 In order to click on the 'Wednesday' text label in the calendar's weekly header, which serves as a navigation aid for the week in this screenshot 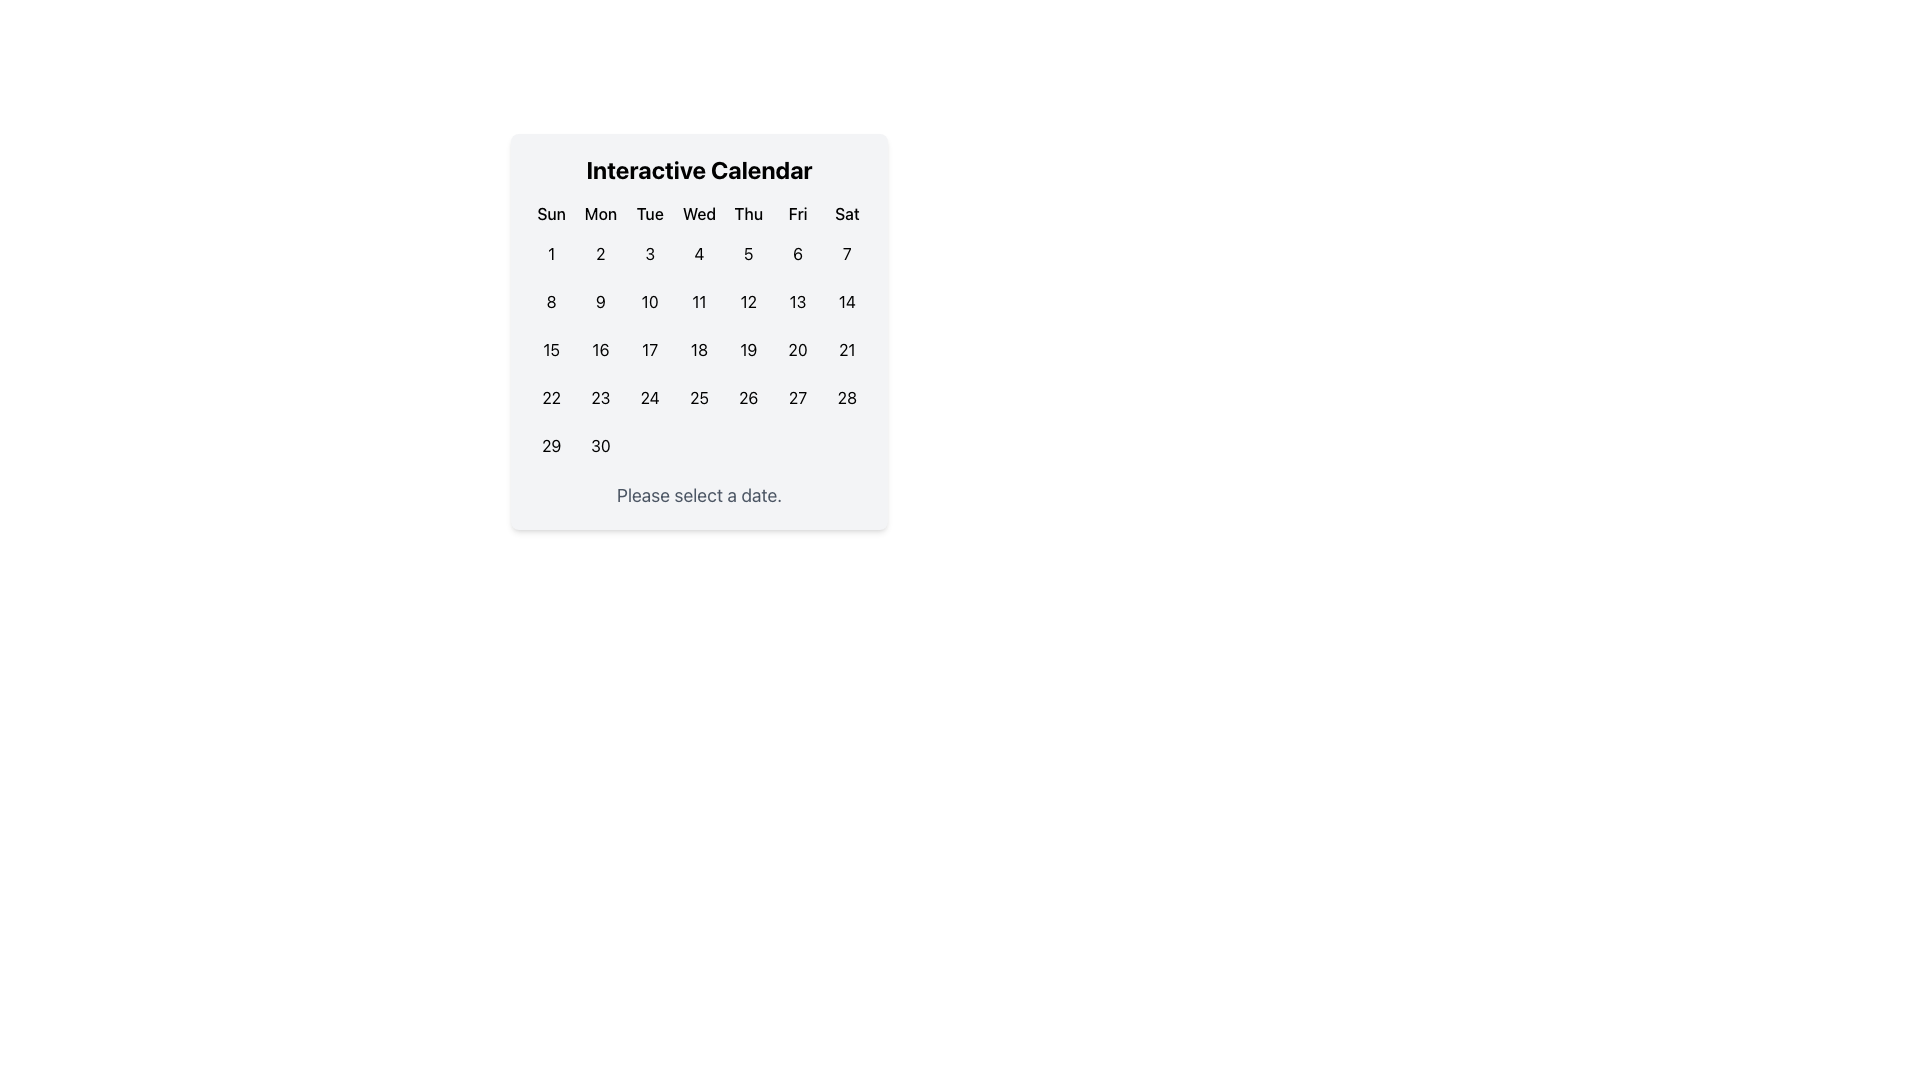, I will do `click(699, 213)`.